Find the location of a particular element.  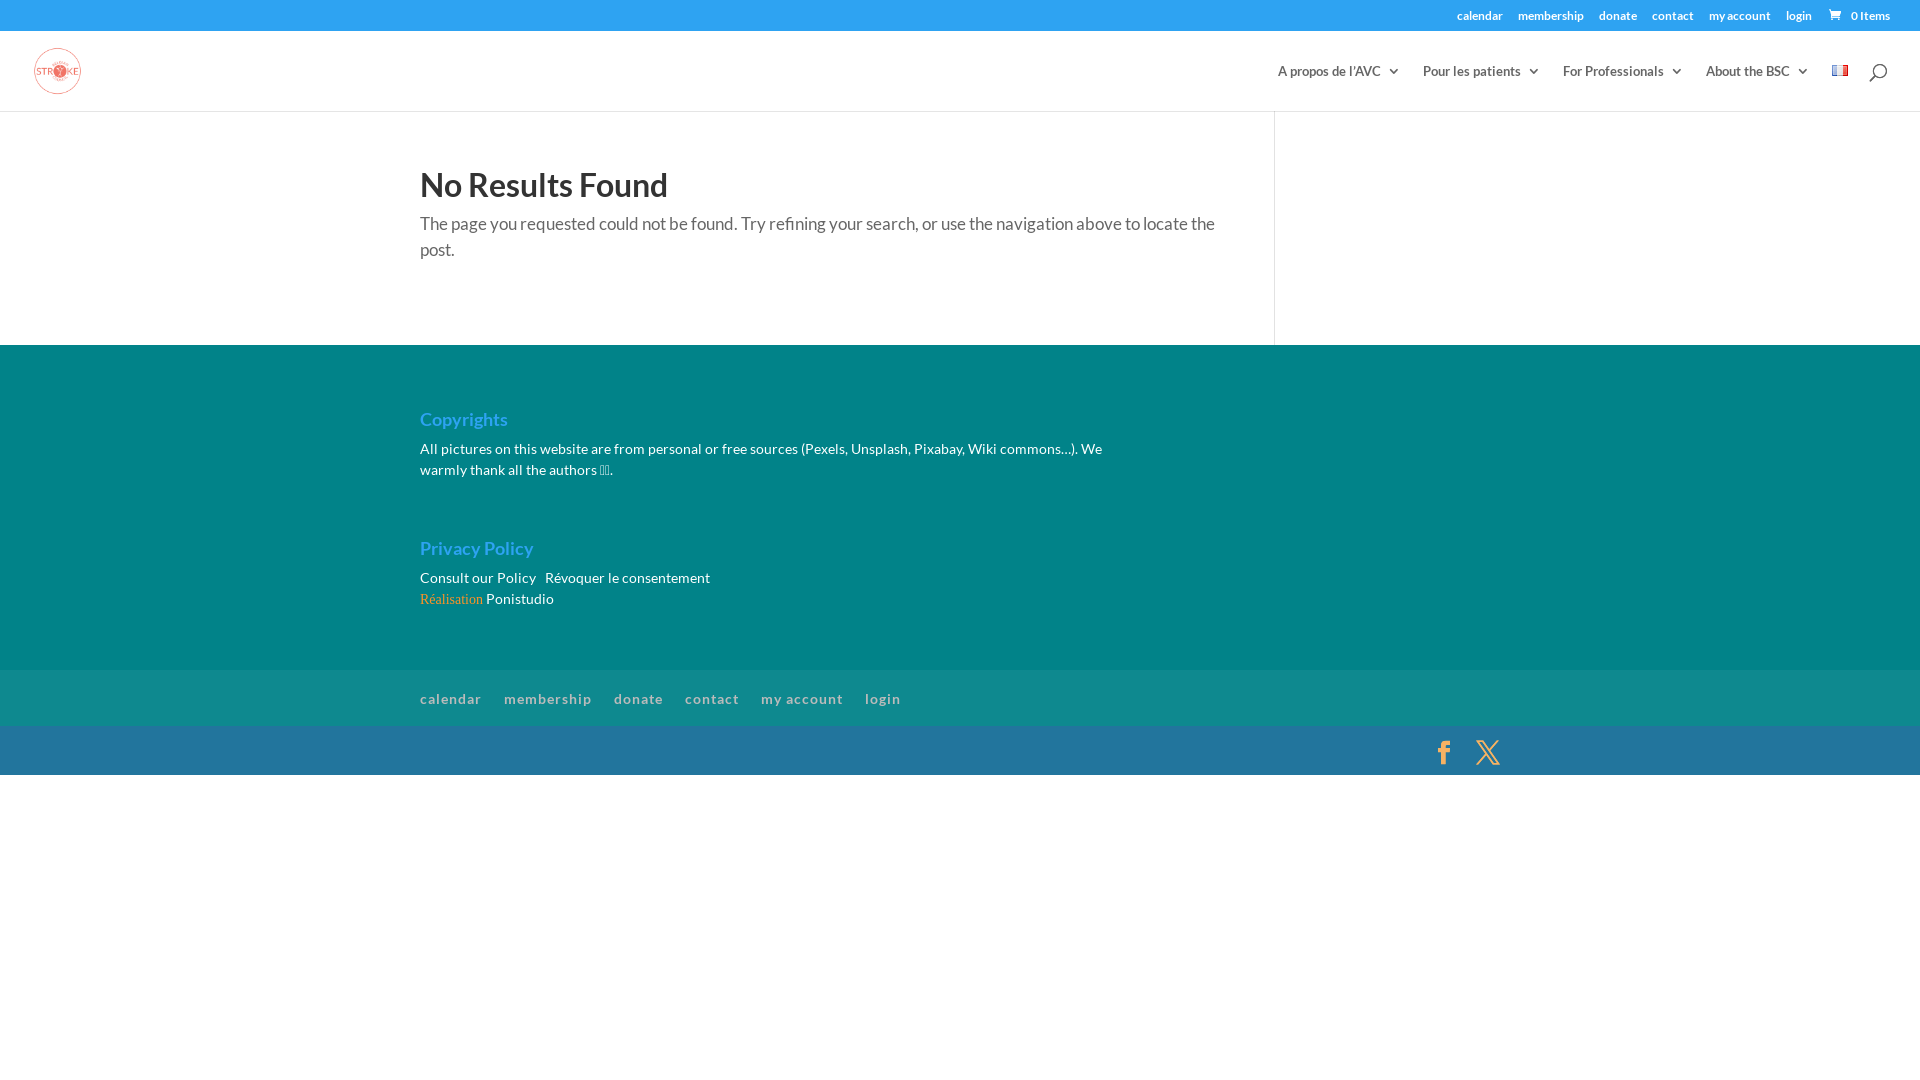

'donate' is located at coordinates (637, 697).